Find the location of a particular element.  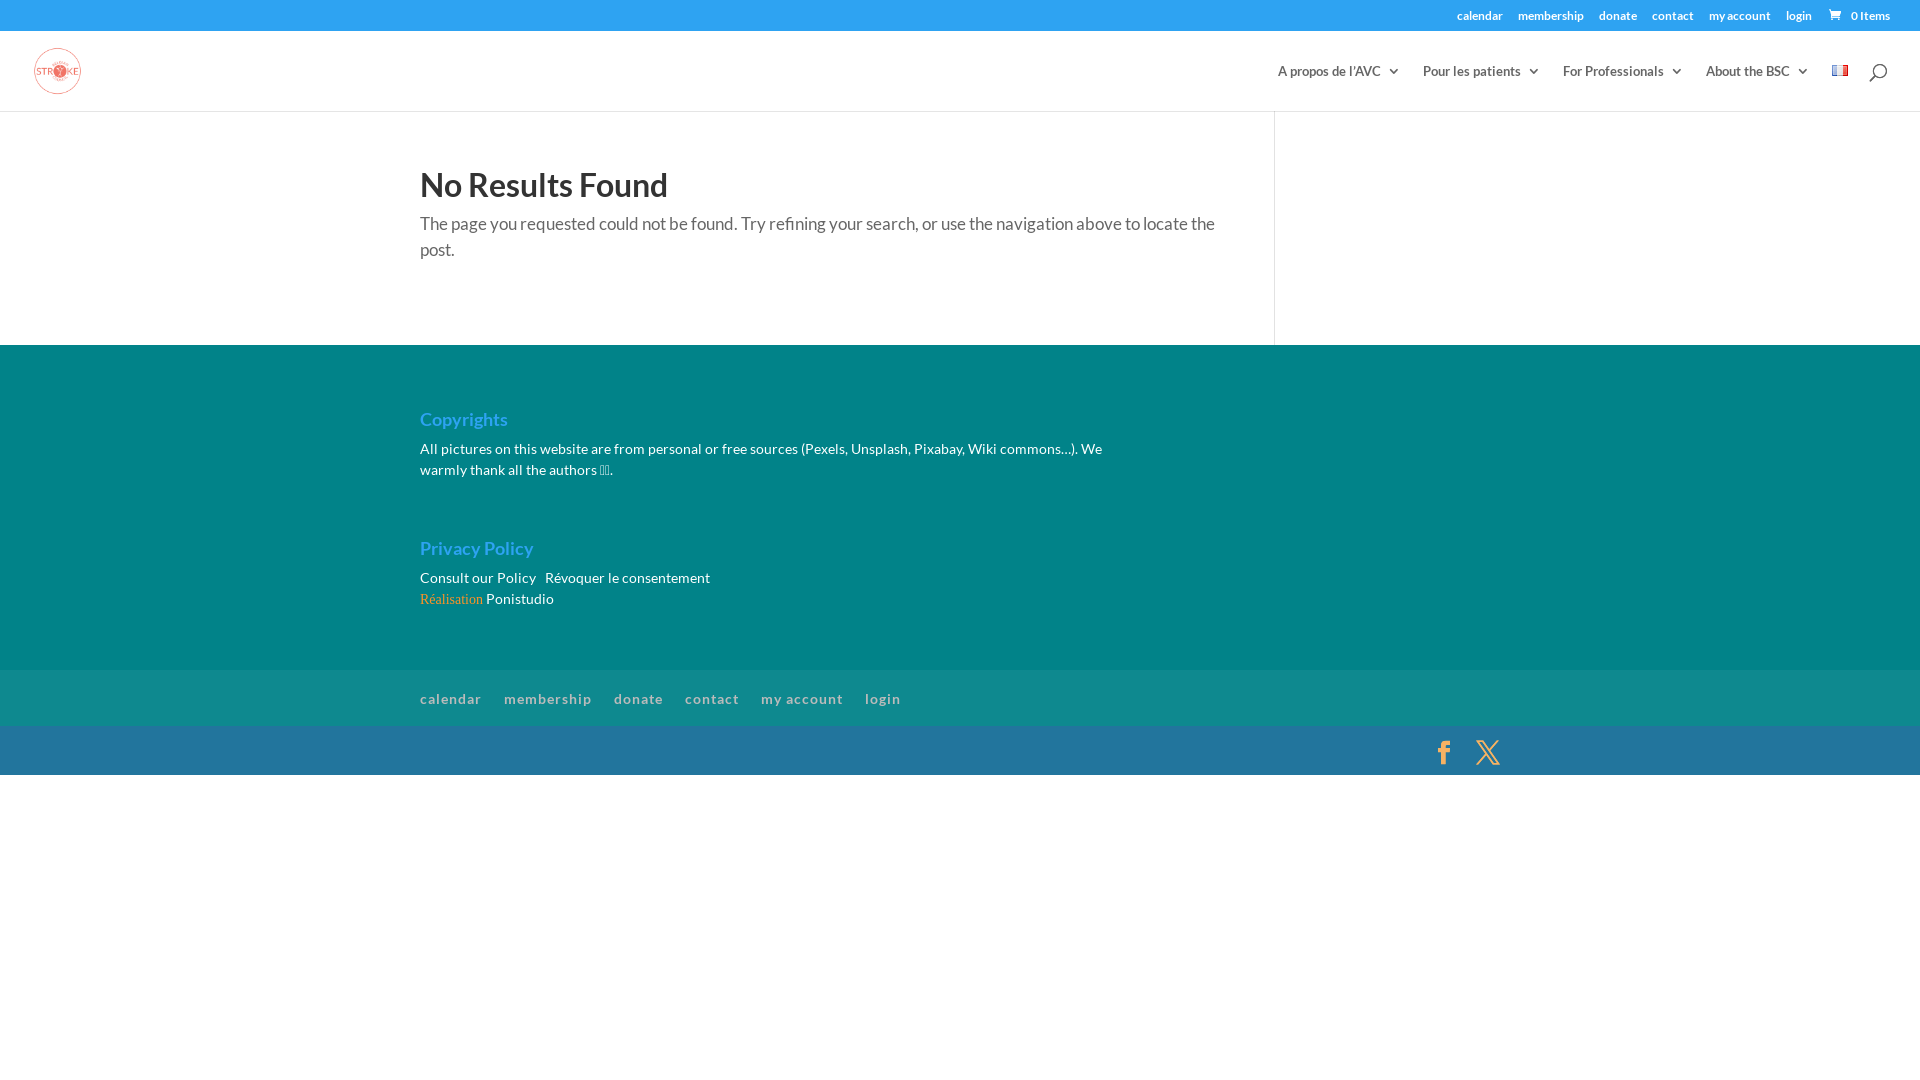

'donate' is located at coordinates (637, 697).